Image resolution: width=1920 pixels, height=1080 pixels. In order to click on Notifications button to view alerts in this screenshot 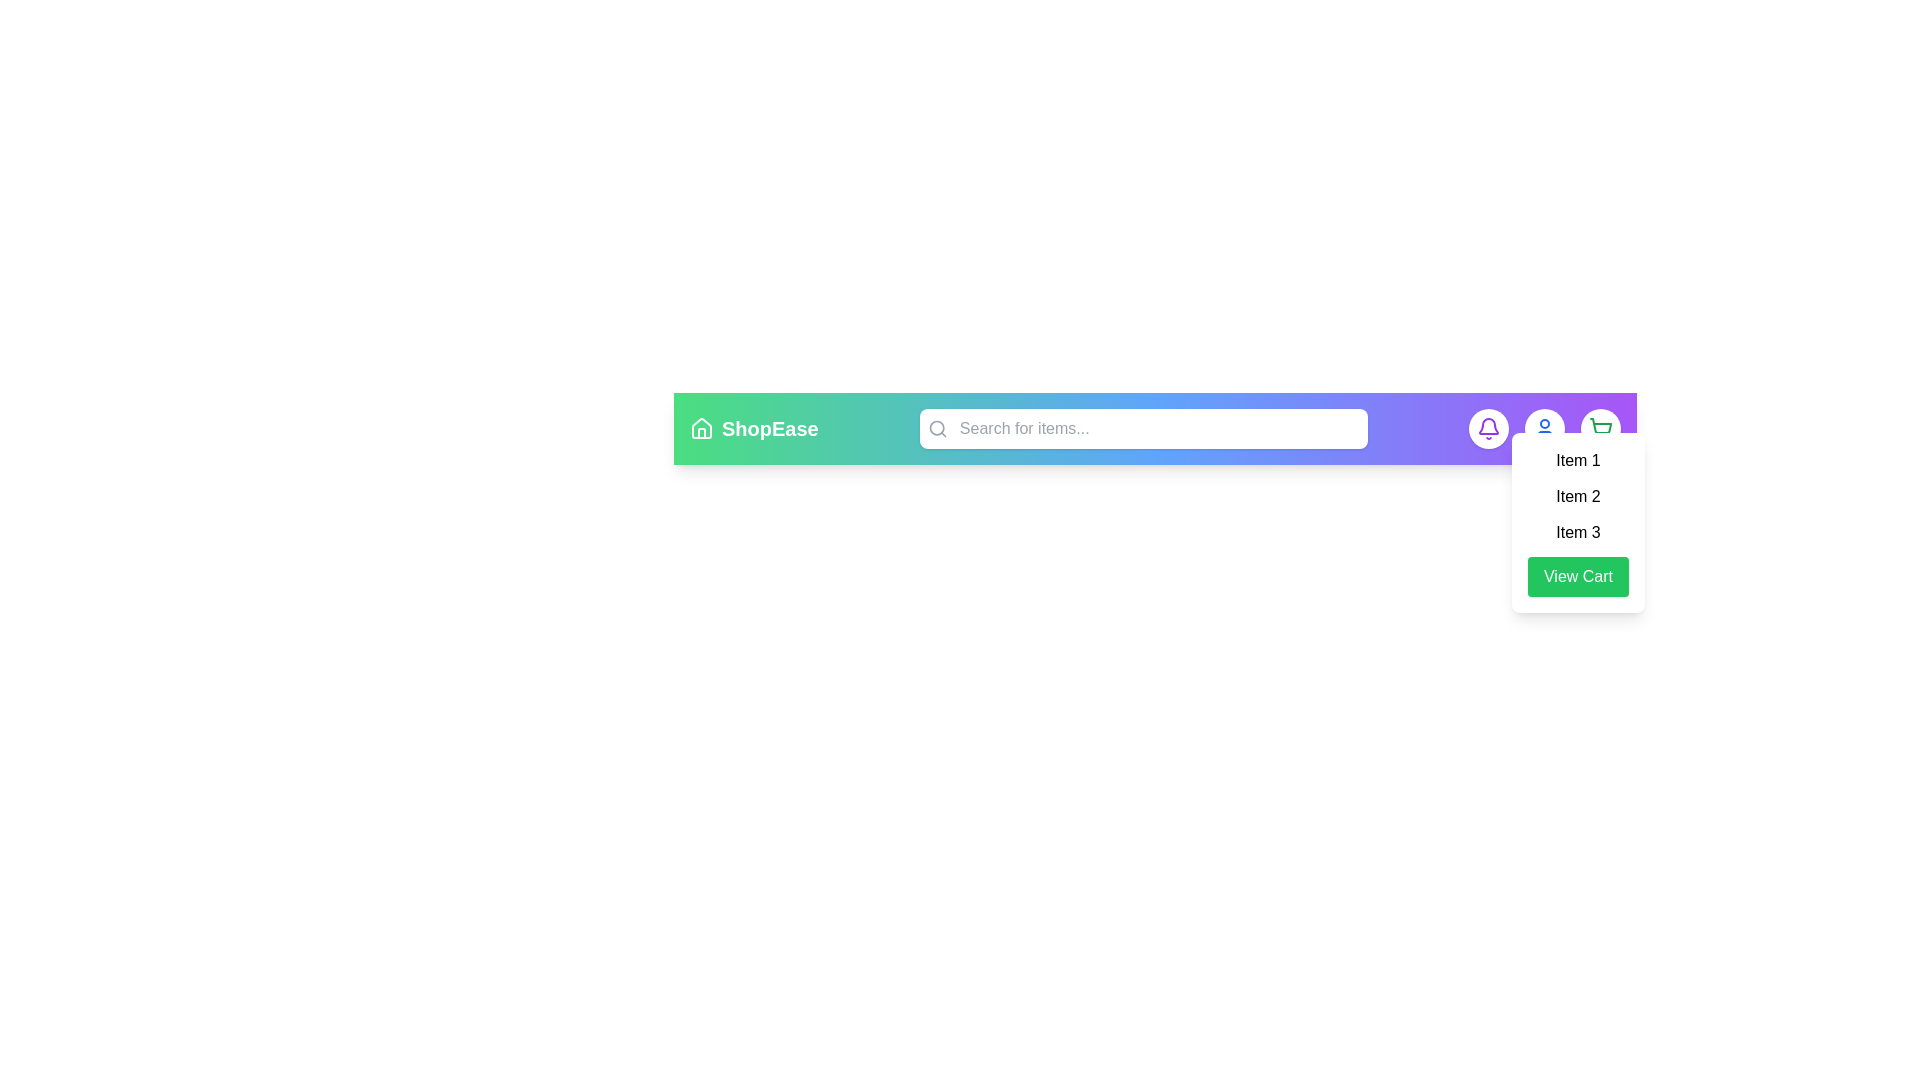, I will do `click(1488, 427)`.